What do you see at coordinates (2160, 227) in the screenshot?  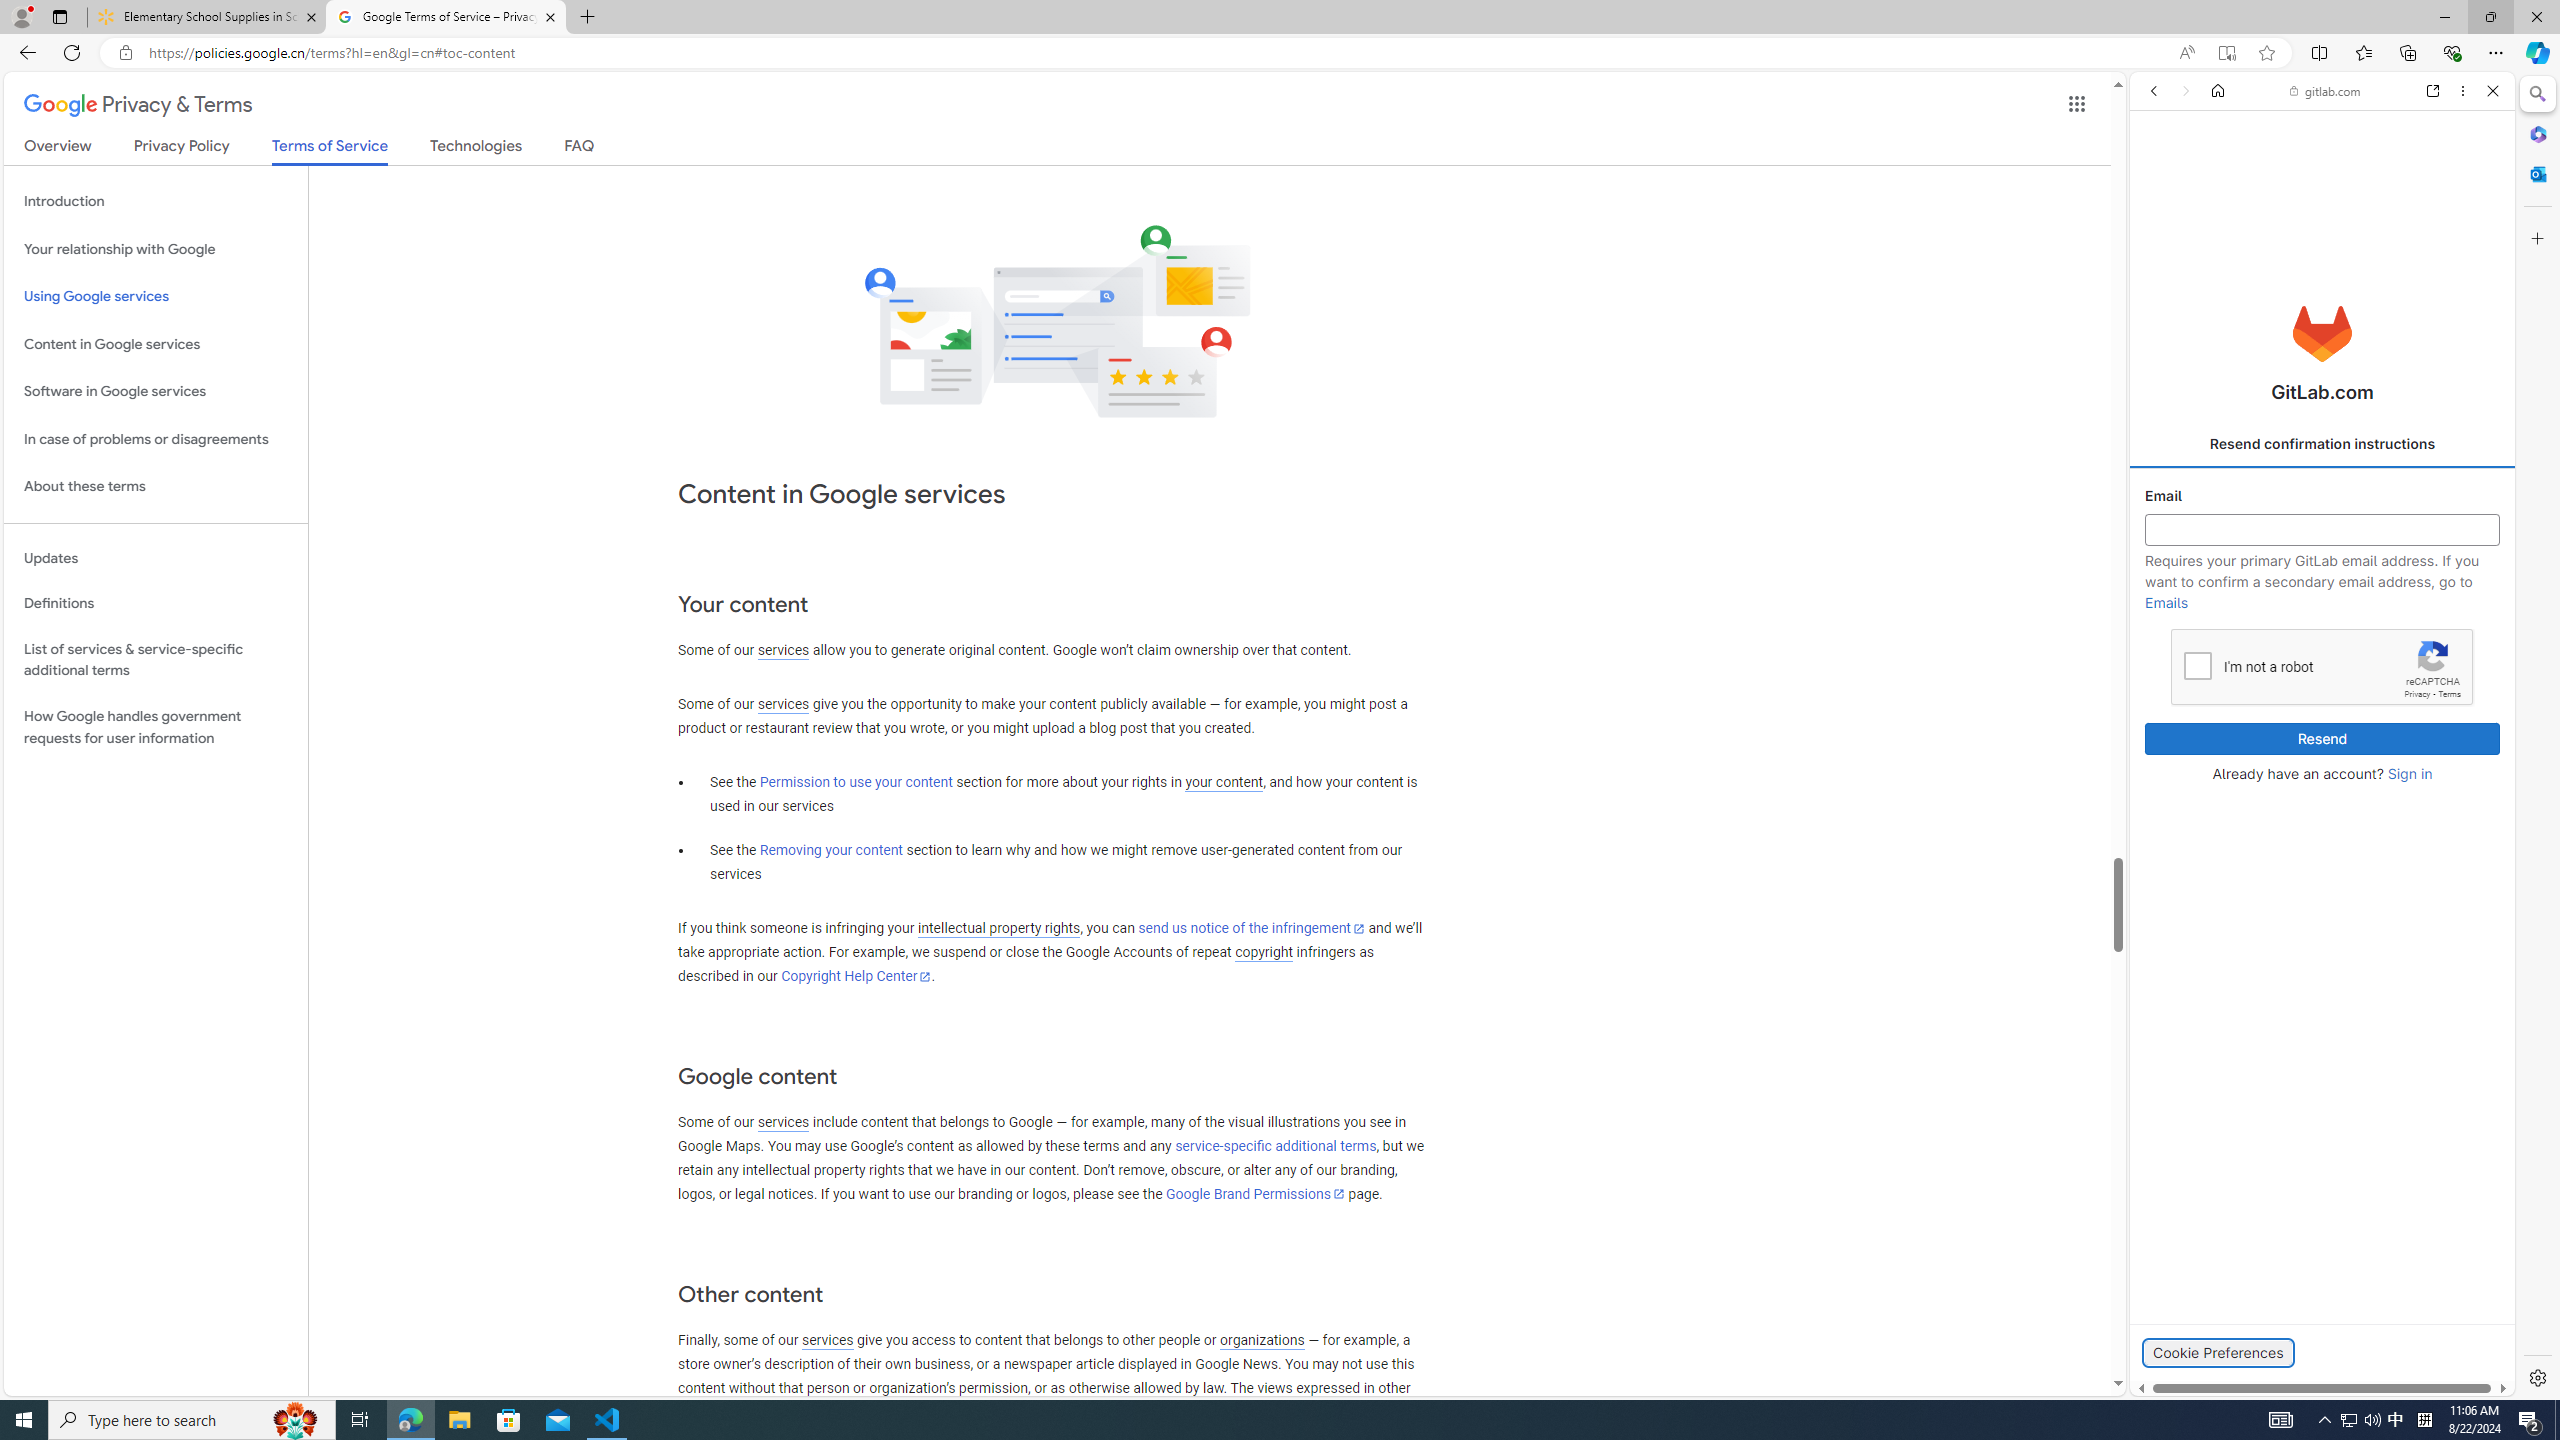 I see `'Search Filter, ALL'` at bounding box center [2160, 227].